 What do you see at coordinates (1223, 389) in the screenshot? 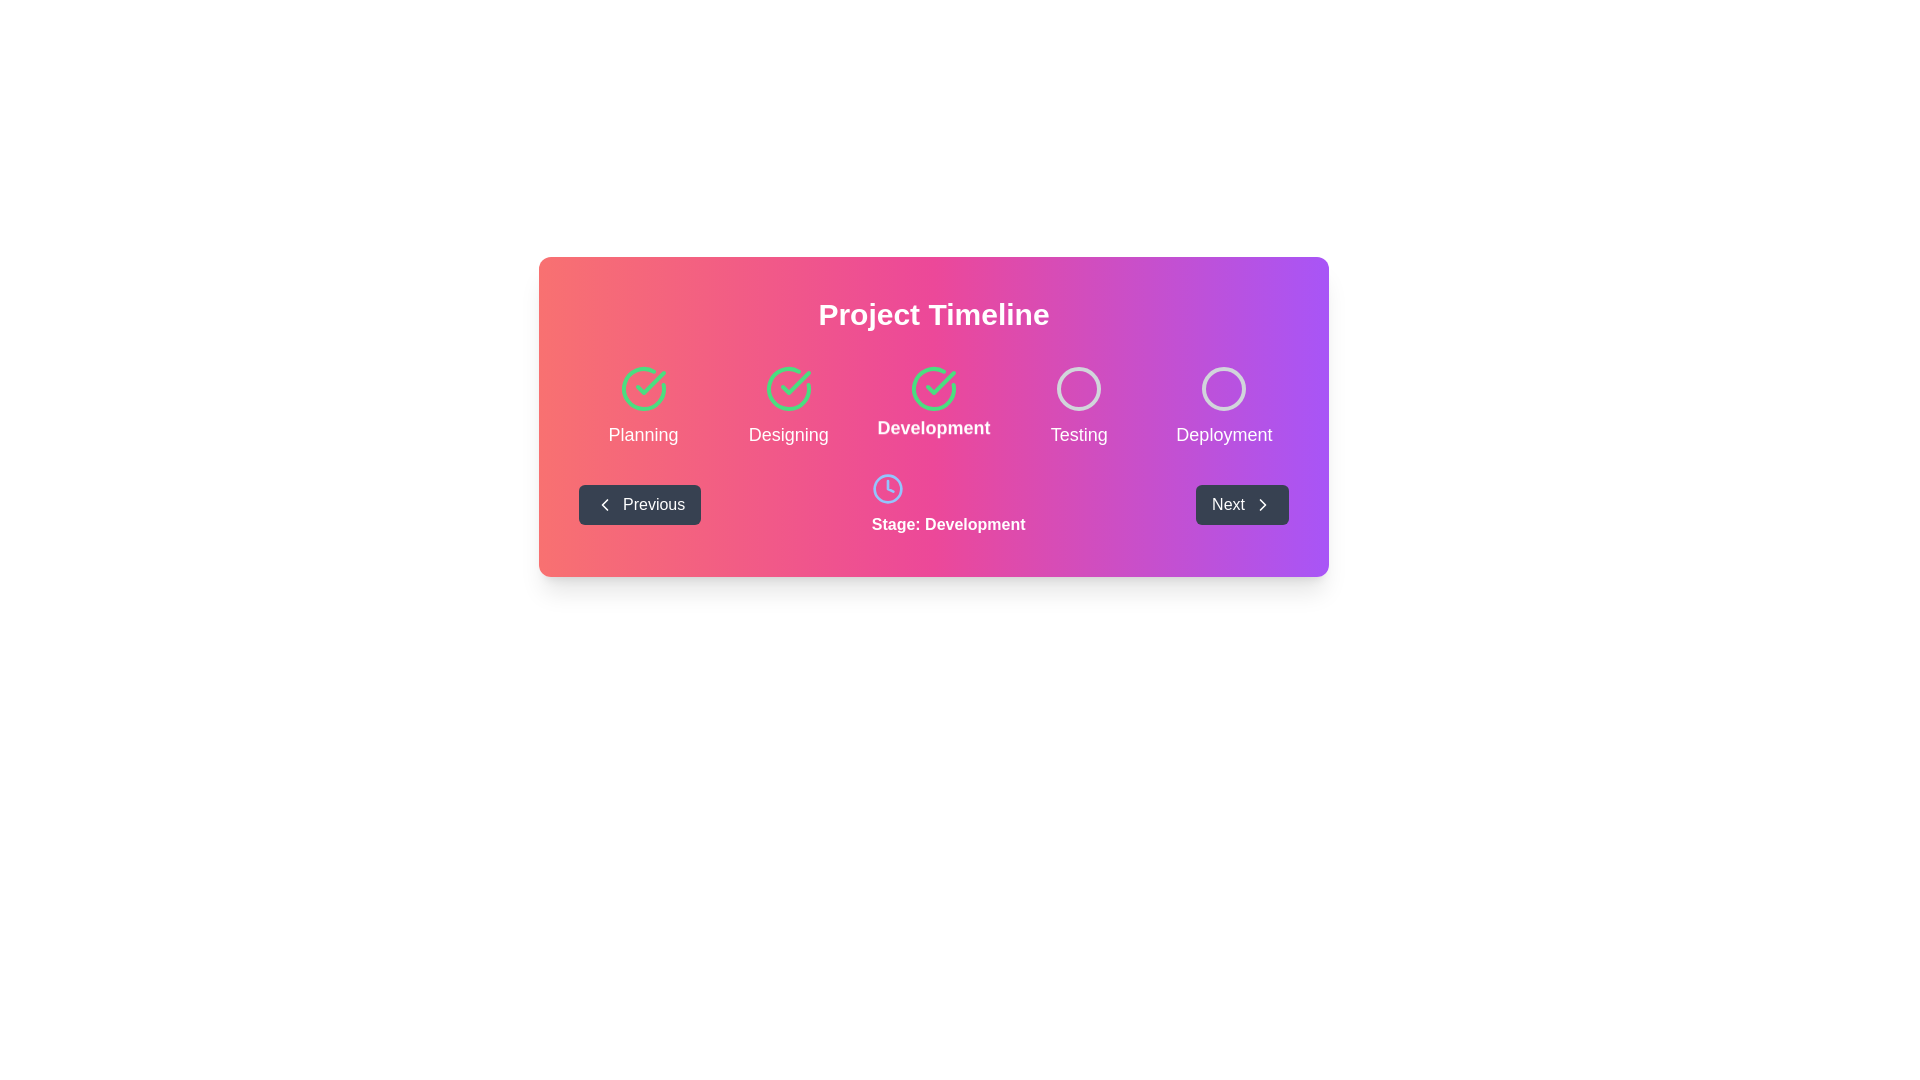
I see `the circular graphical UI indicator in the 'Project Timeline' layout, which is the fifth element in the sequence of stage indicators` at bounding box center [1223, 389].